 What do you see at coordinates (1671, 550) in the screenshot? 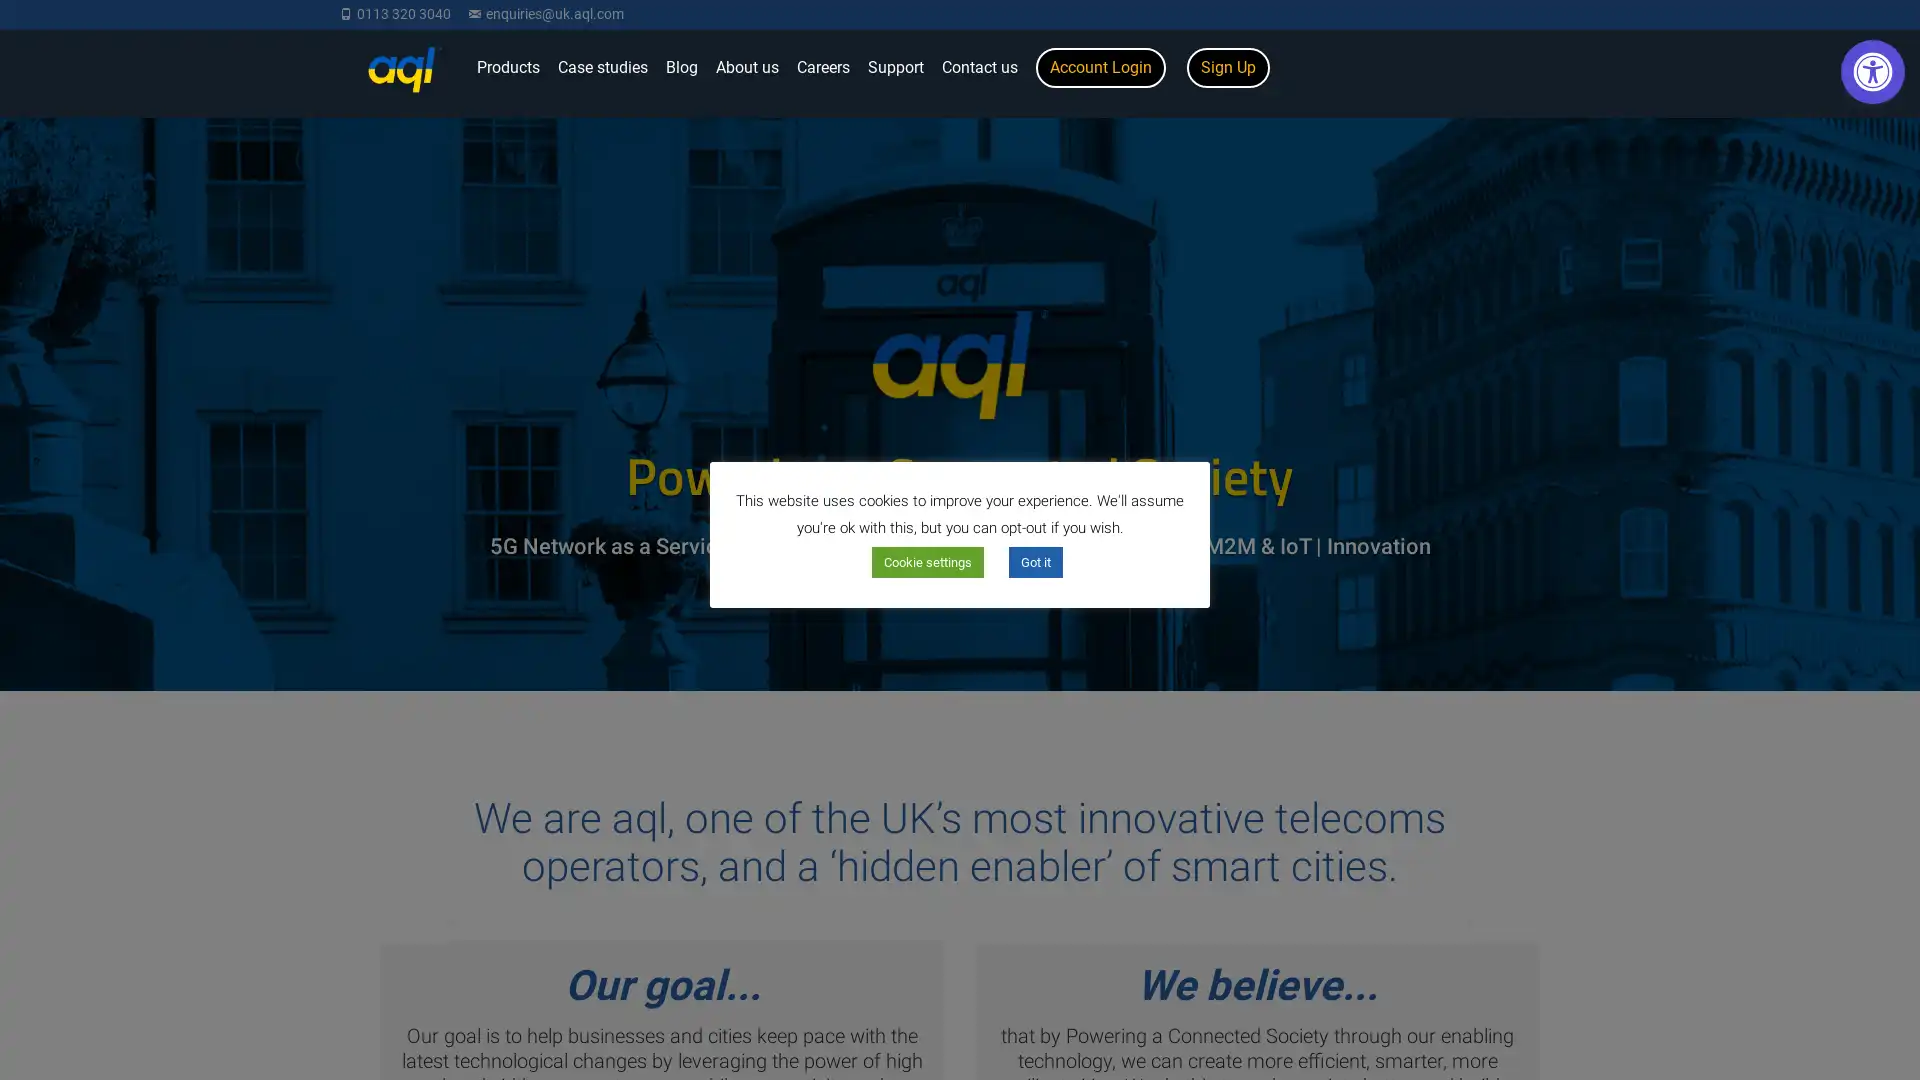
I see `Hide Images` at bounding box center [1671, 550].